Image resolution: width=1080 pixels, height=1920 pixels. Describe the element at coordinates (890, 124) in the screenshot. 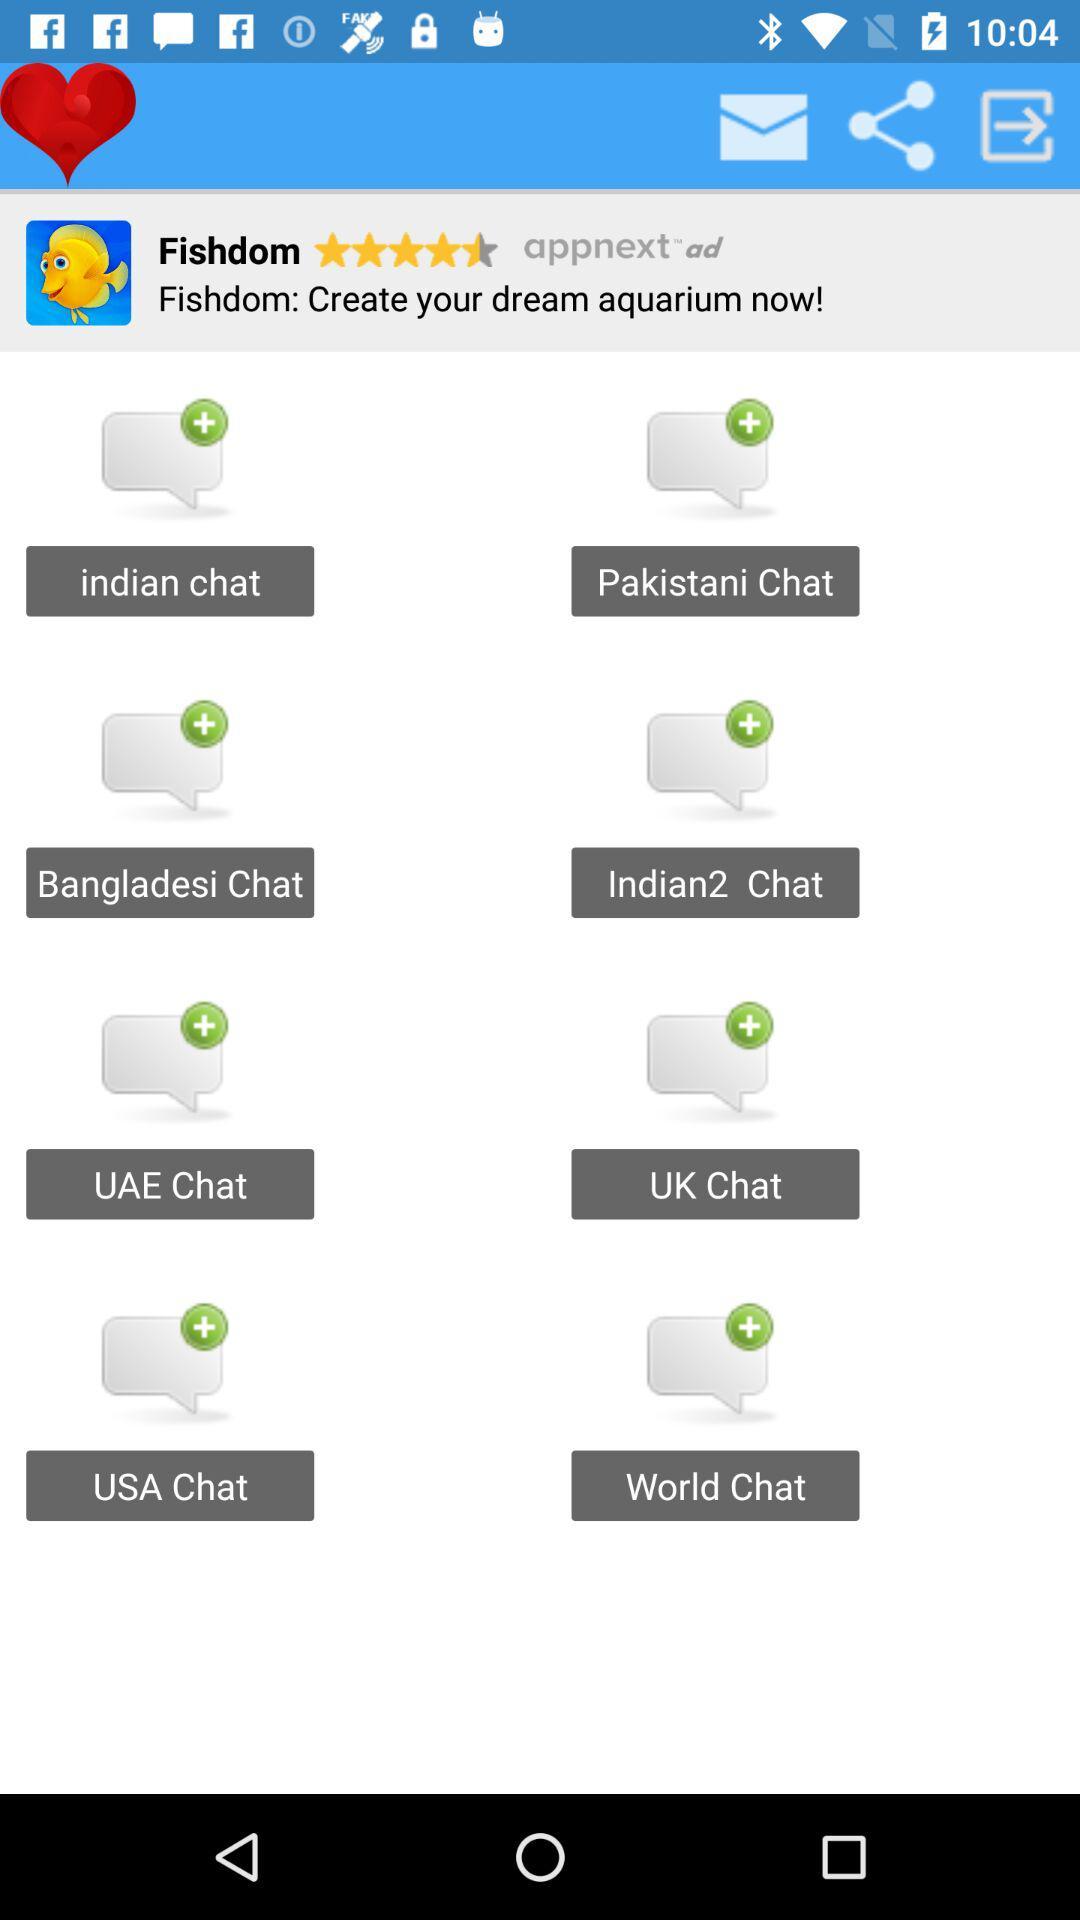

I see `the share icon` at that location.